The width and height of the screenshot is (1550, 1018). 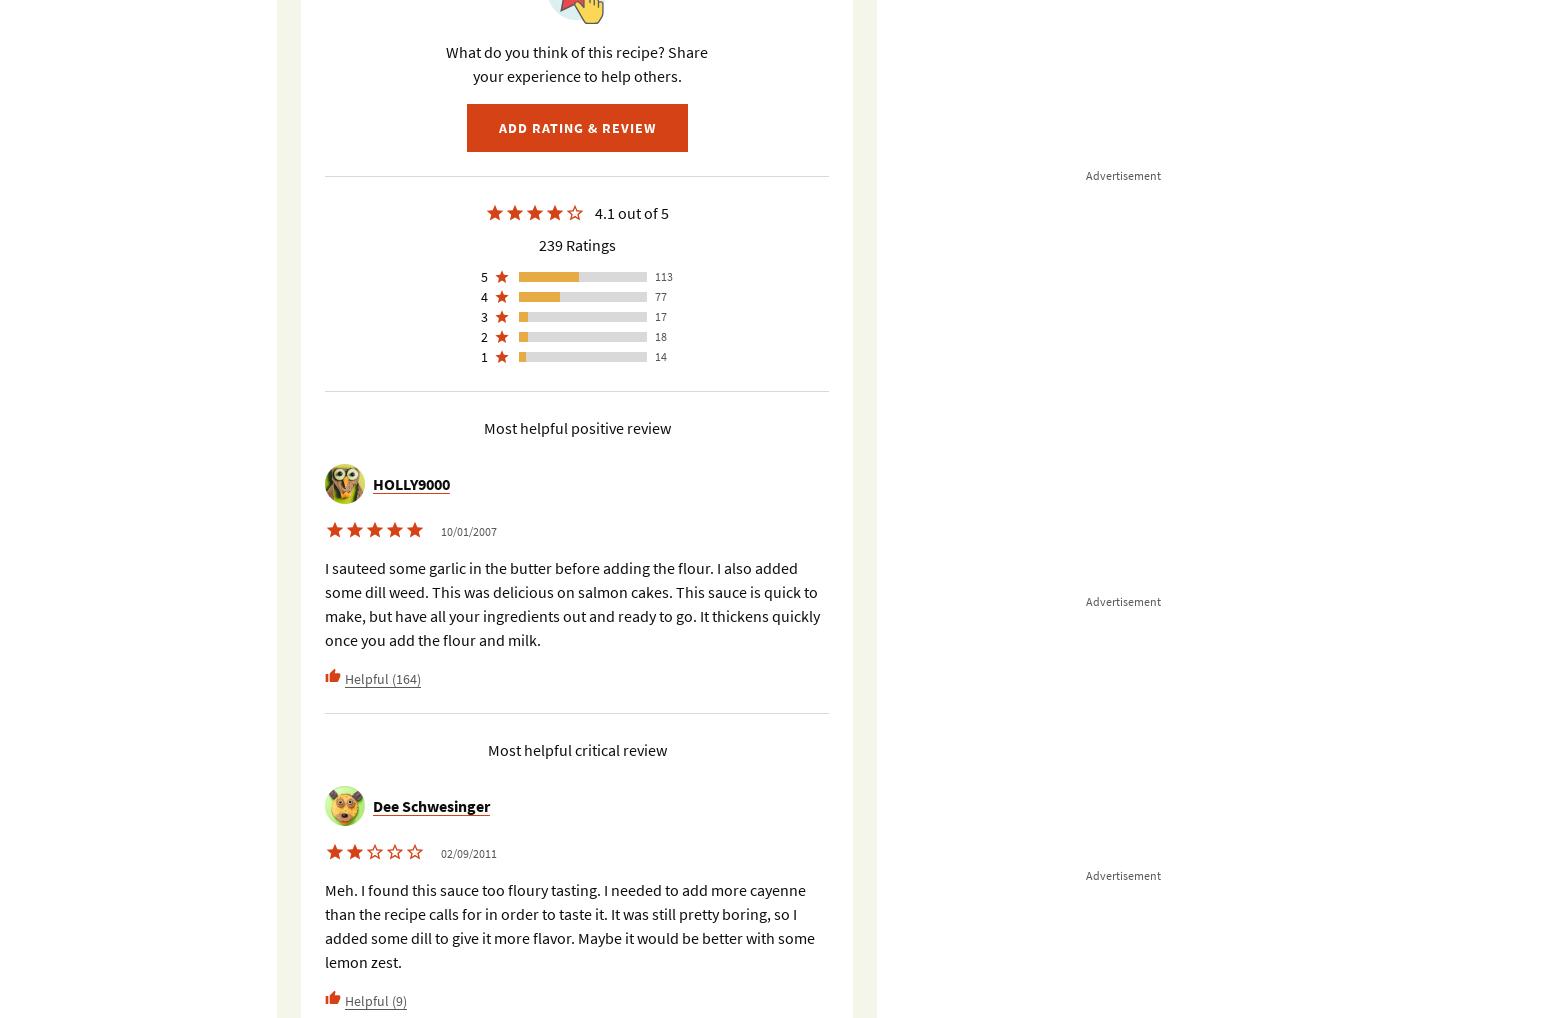 I want to click on 'Helpful (9)', so click(x=375, y=999).